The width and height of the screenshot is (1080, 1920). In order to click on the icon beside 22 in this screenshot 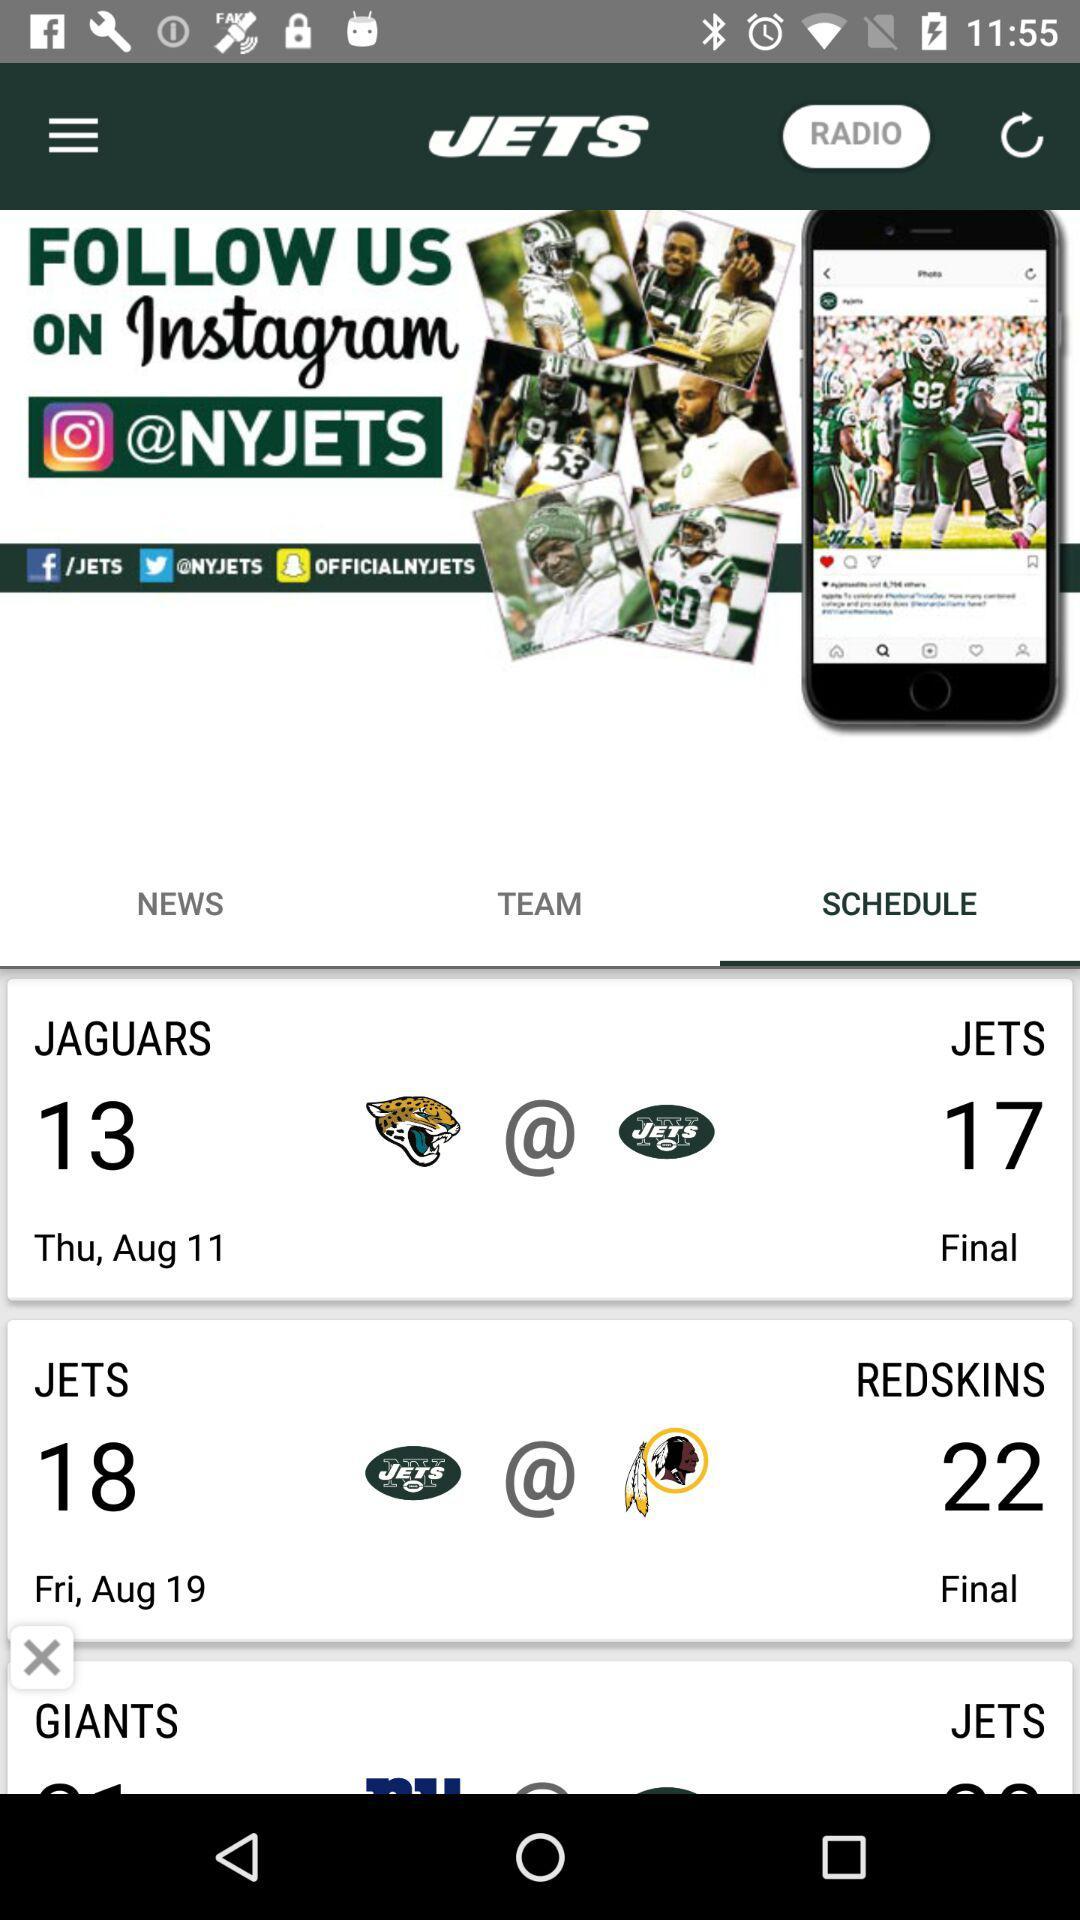, I will do `click(667, 1473)`.